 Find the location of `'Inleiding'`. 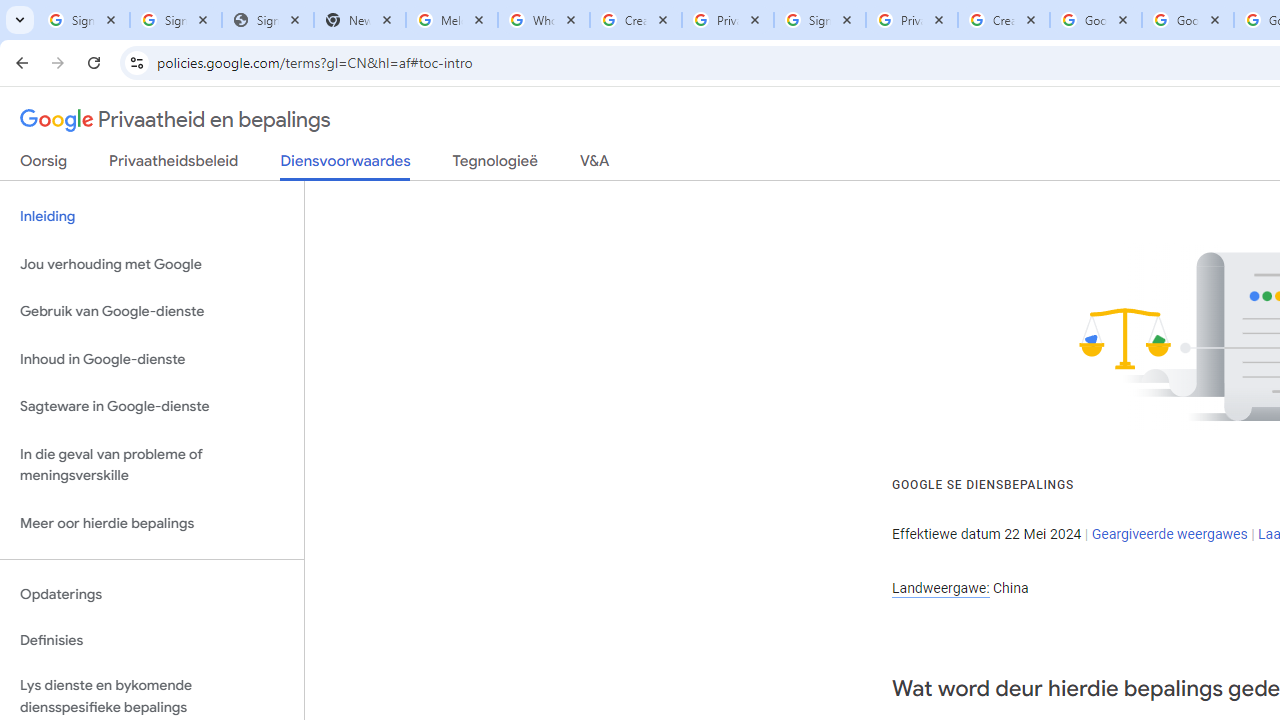

'Inleiding' is located at coordinates (151, 217).